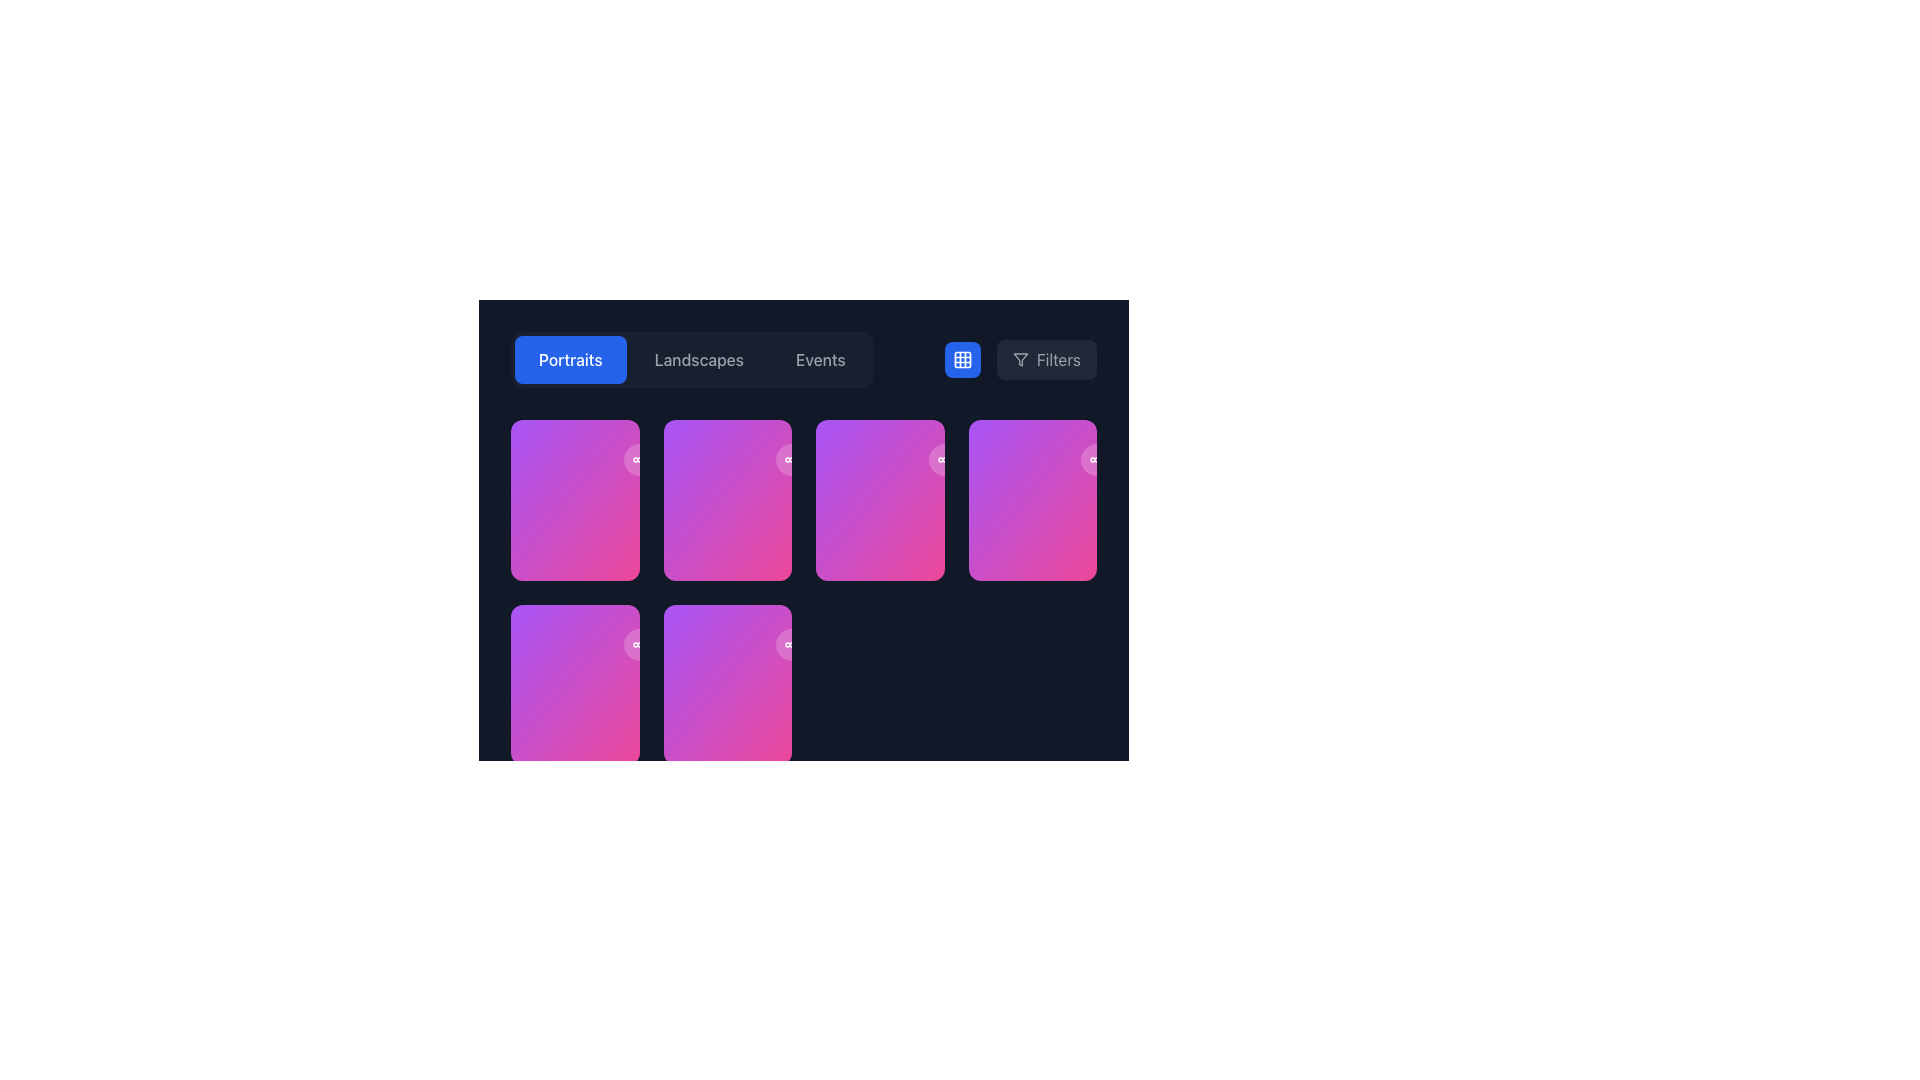 The image size is (1920, 1080). I want to click on the card located in the fourth column of the first row in a multi-column grid layout, which provides details and interaction points like counts and view counts, so click(1032, 499).